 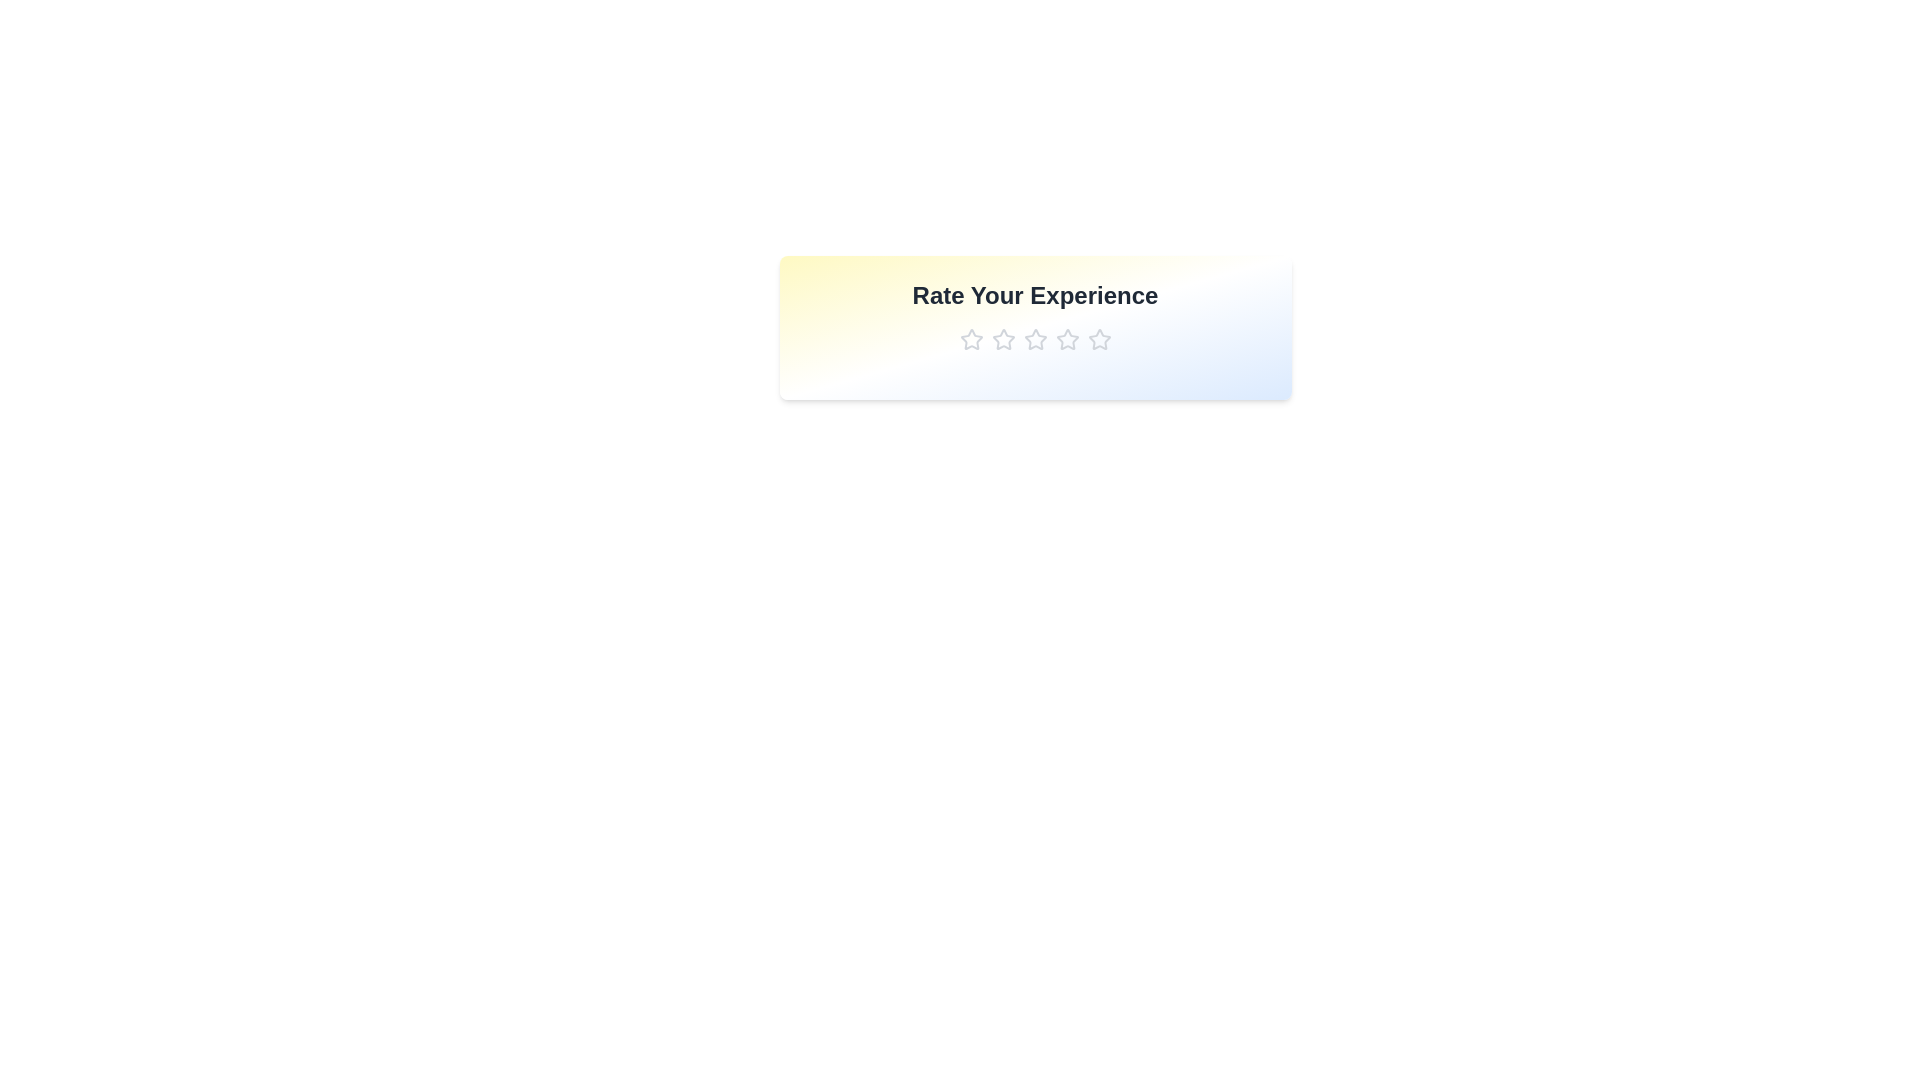 What do you see at coordinates (1098, 338) in the screenshot?
I see `the star corresponding to the rating 5` at bounding box center [1098, 338].